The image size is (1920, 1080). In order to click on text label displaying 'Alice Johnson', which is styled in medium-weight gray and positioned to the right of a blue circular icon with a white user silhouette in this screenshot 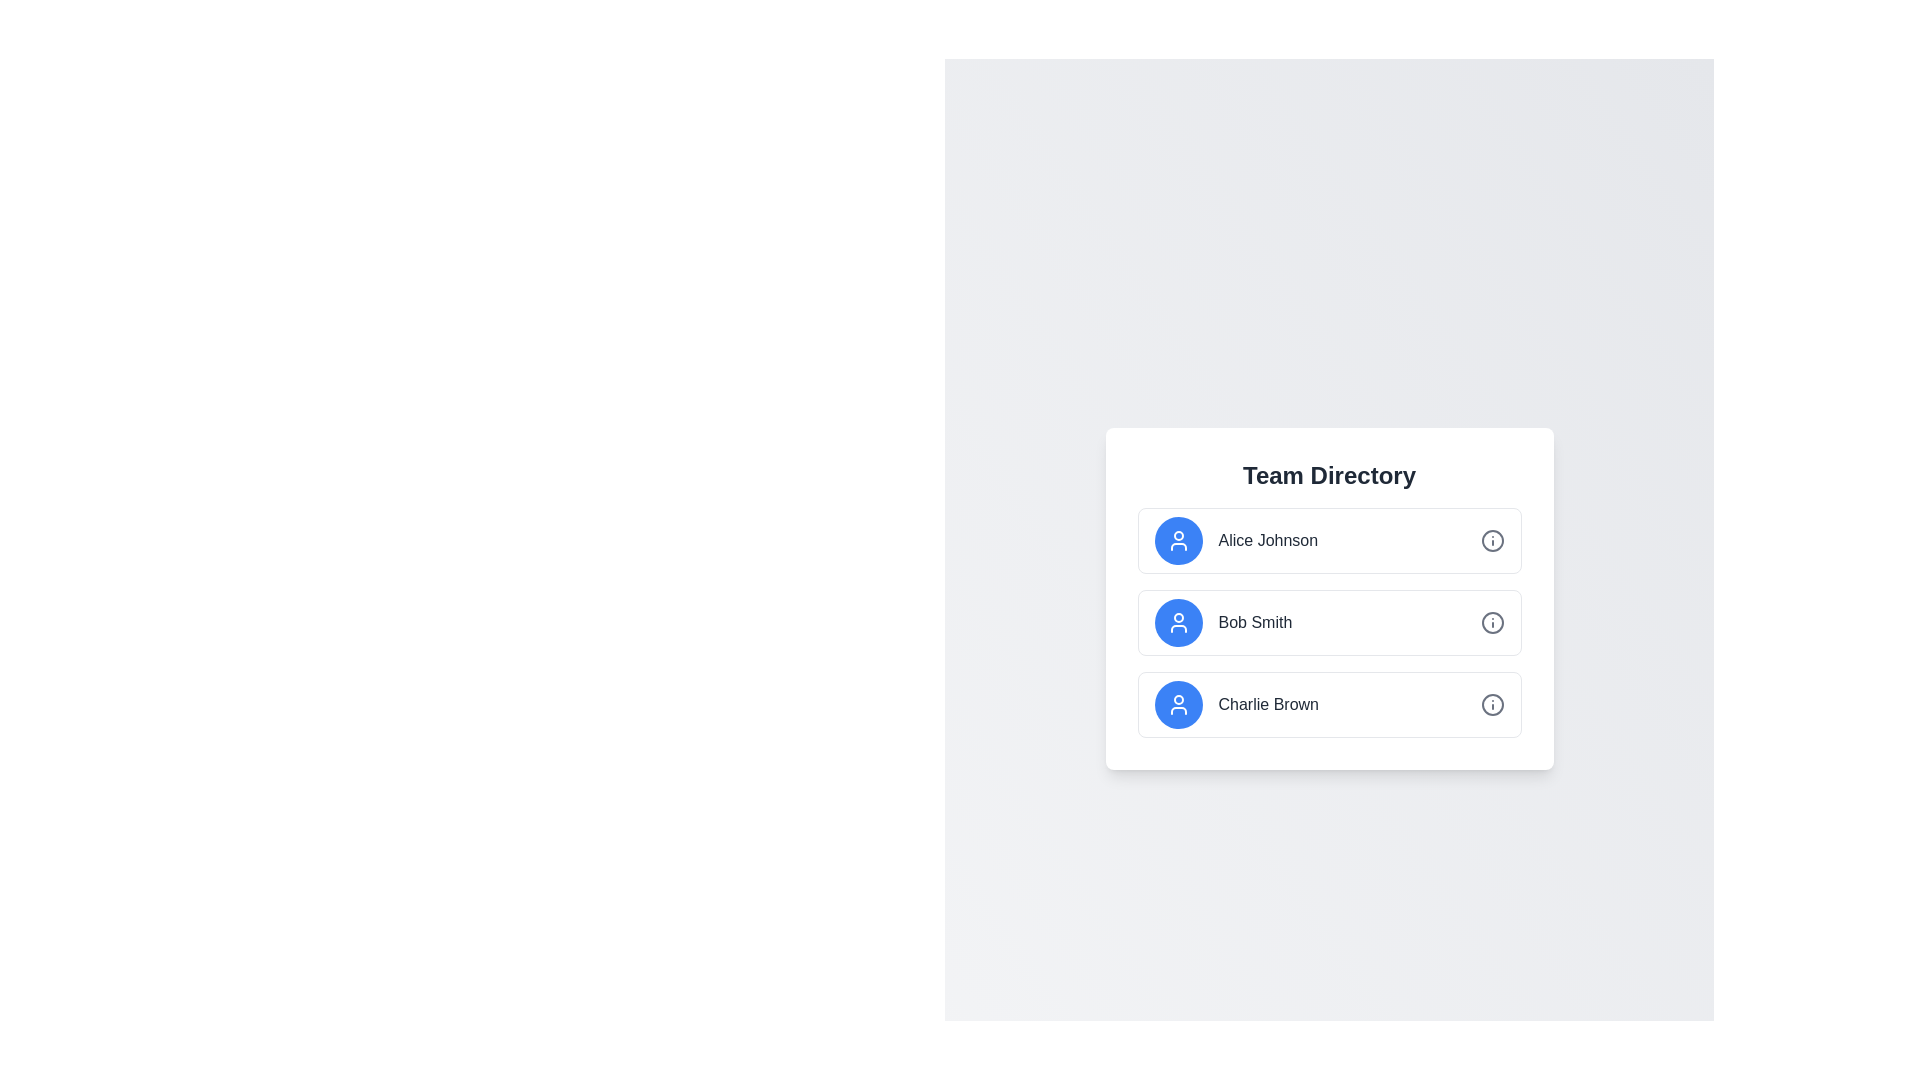, I will do `click(1235, 540)`.